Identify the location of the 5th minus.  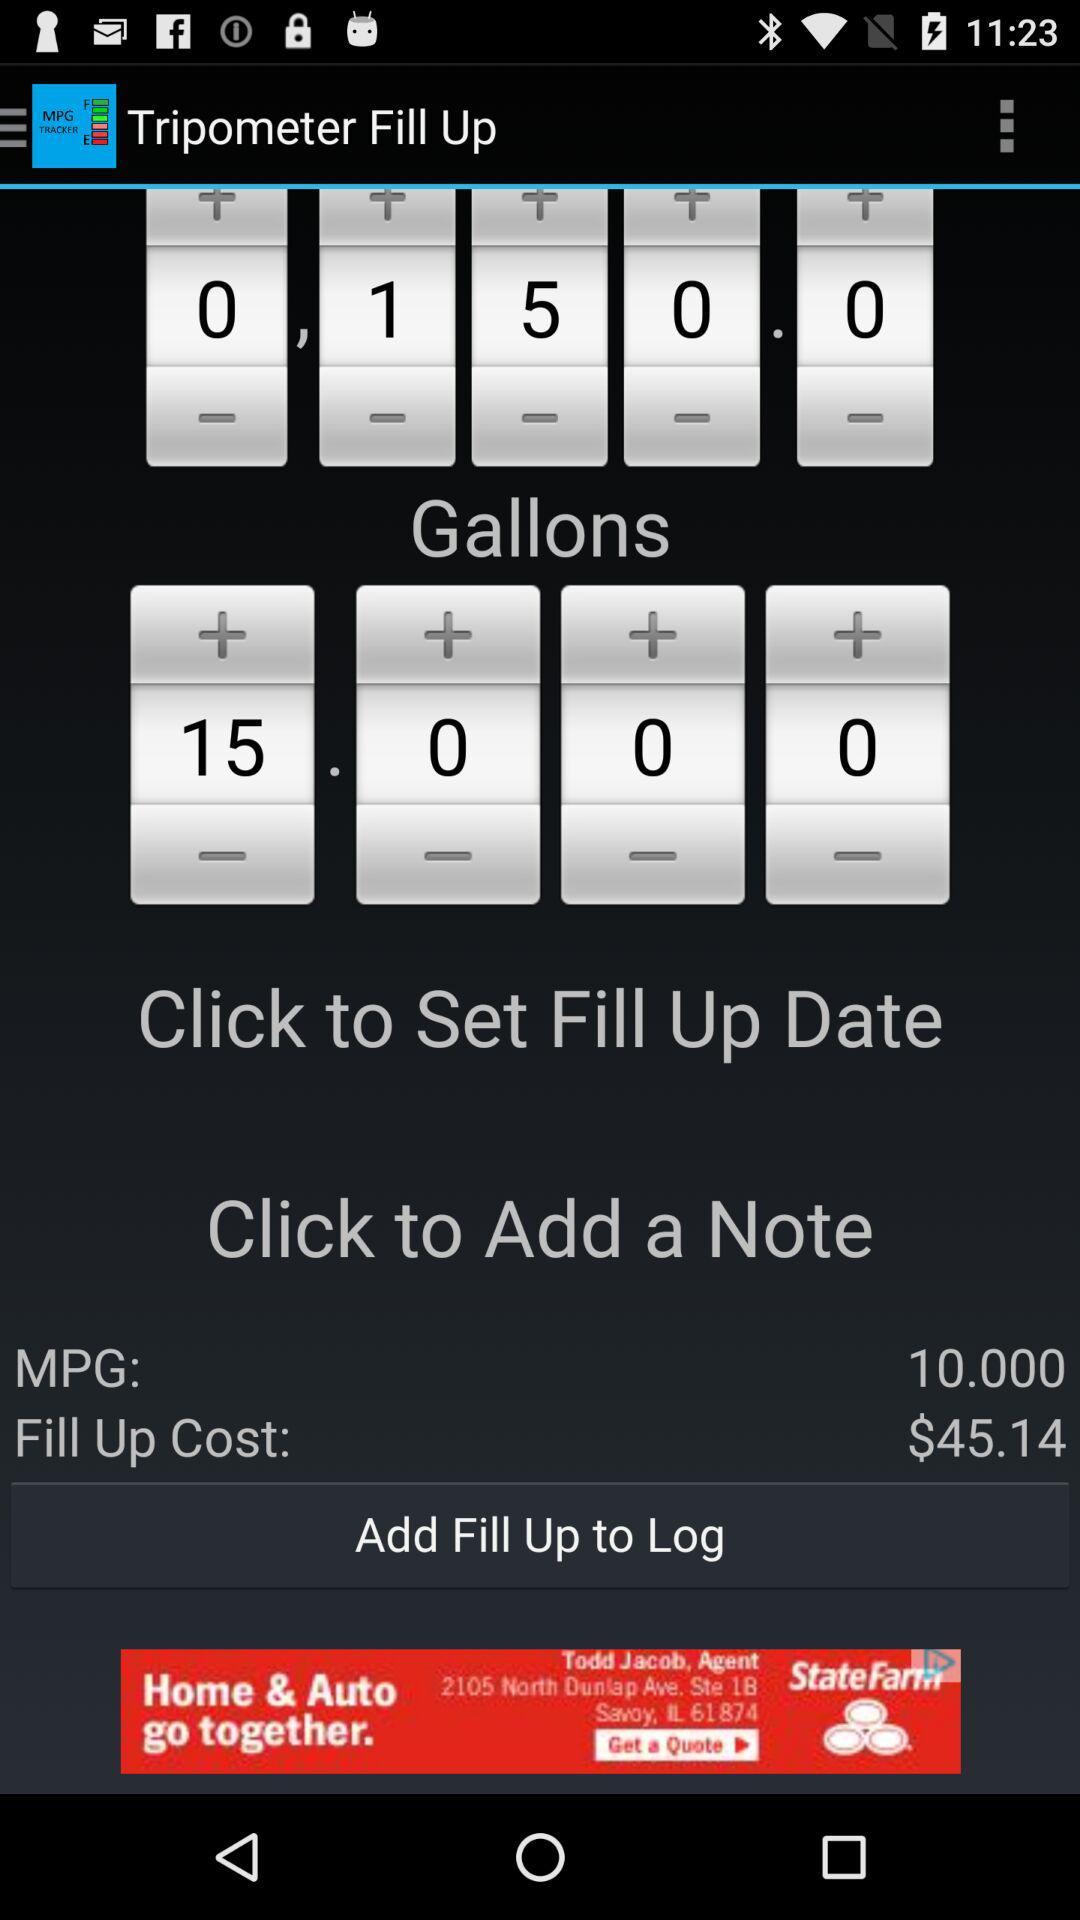
(863, 419).